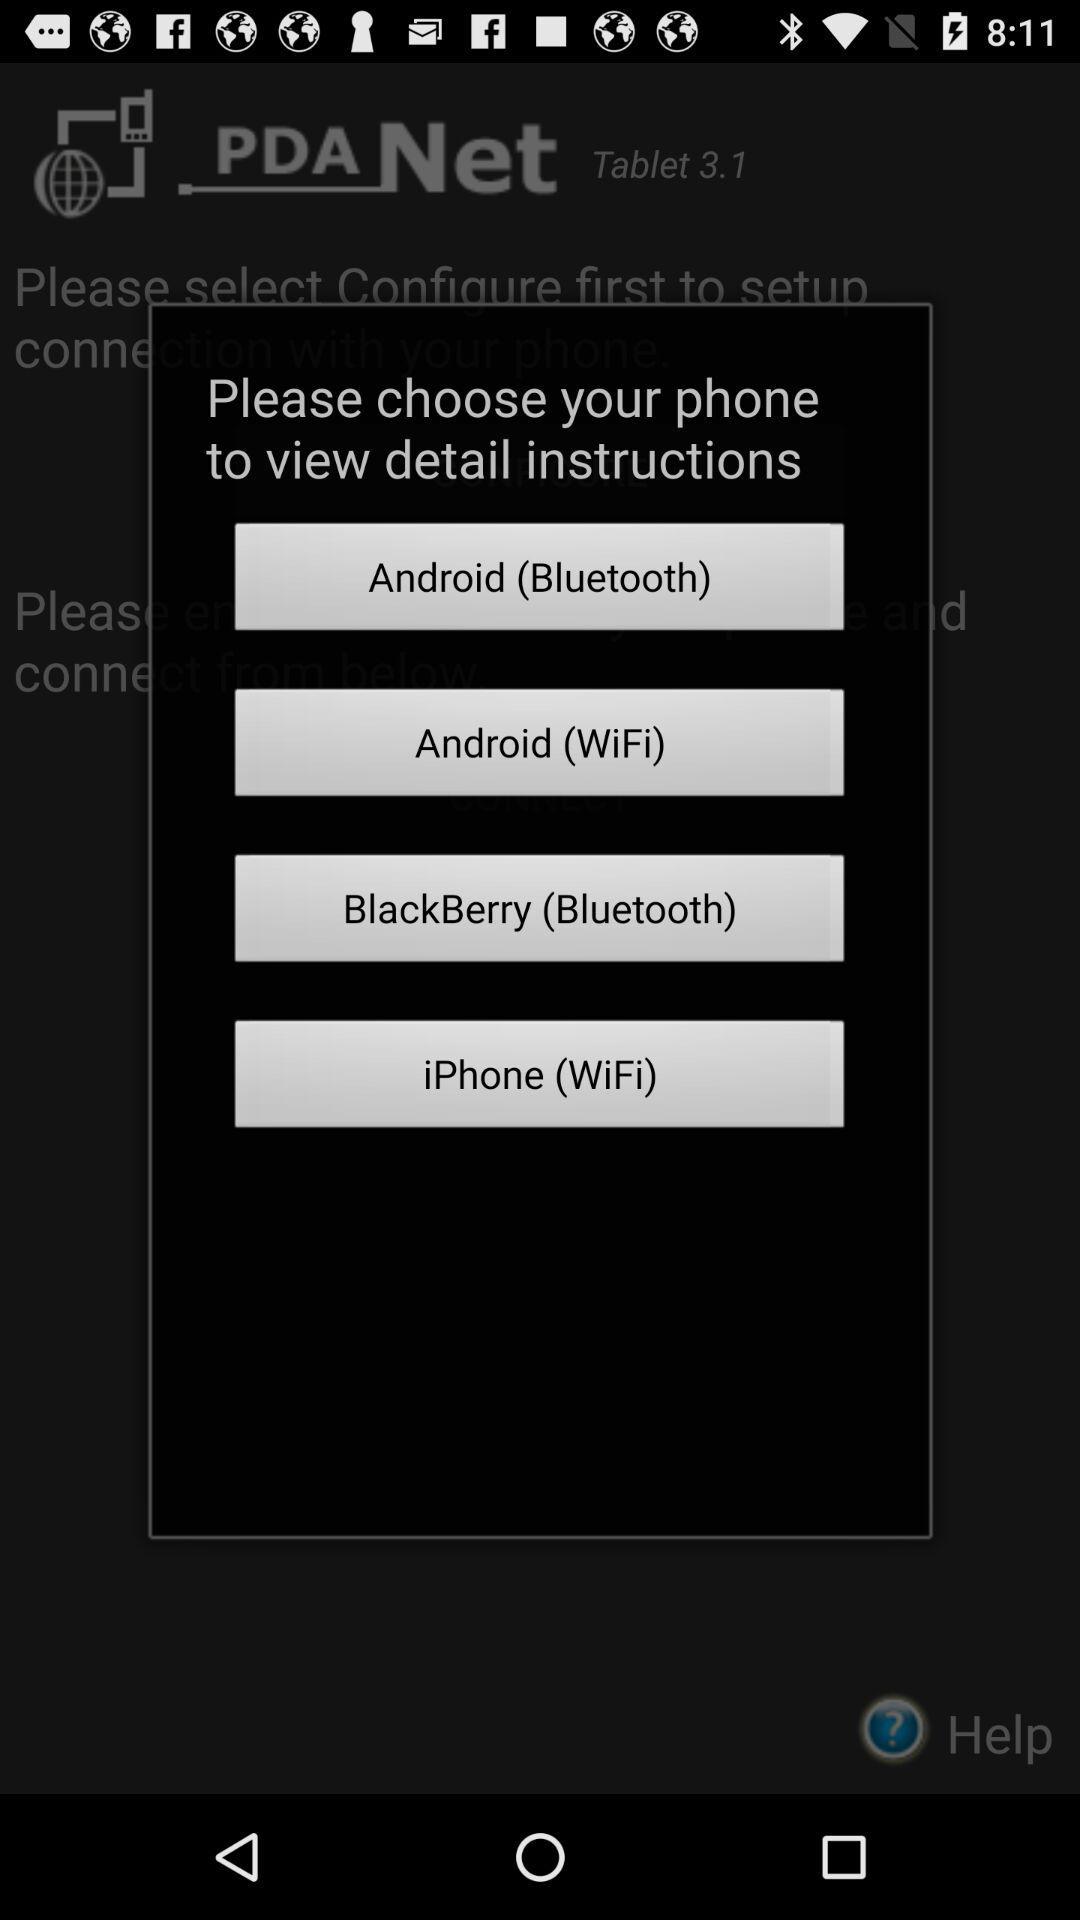 The height and width of the screenshot is (1920, 1080). Describe the element at coordinates (540, 1079) in the screenshot. I see `button below blackberry (bluetooth) item` at that location.